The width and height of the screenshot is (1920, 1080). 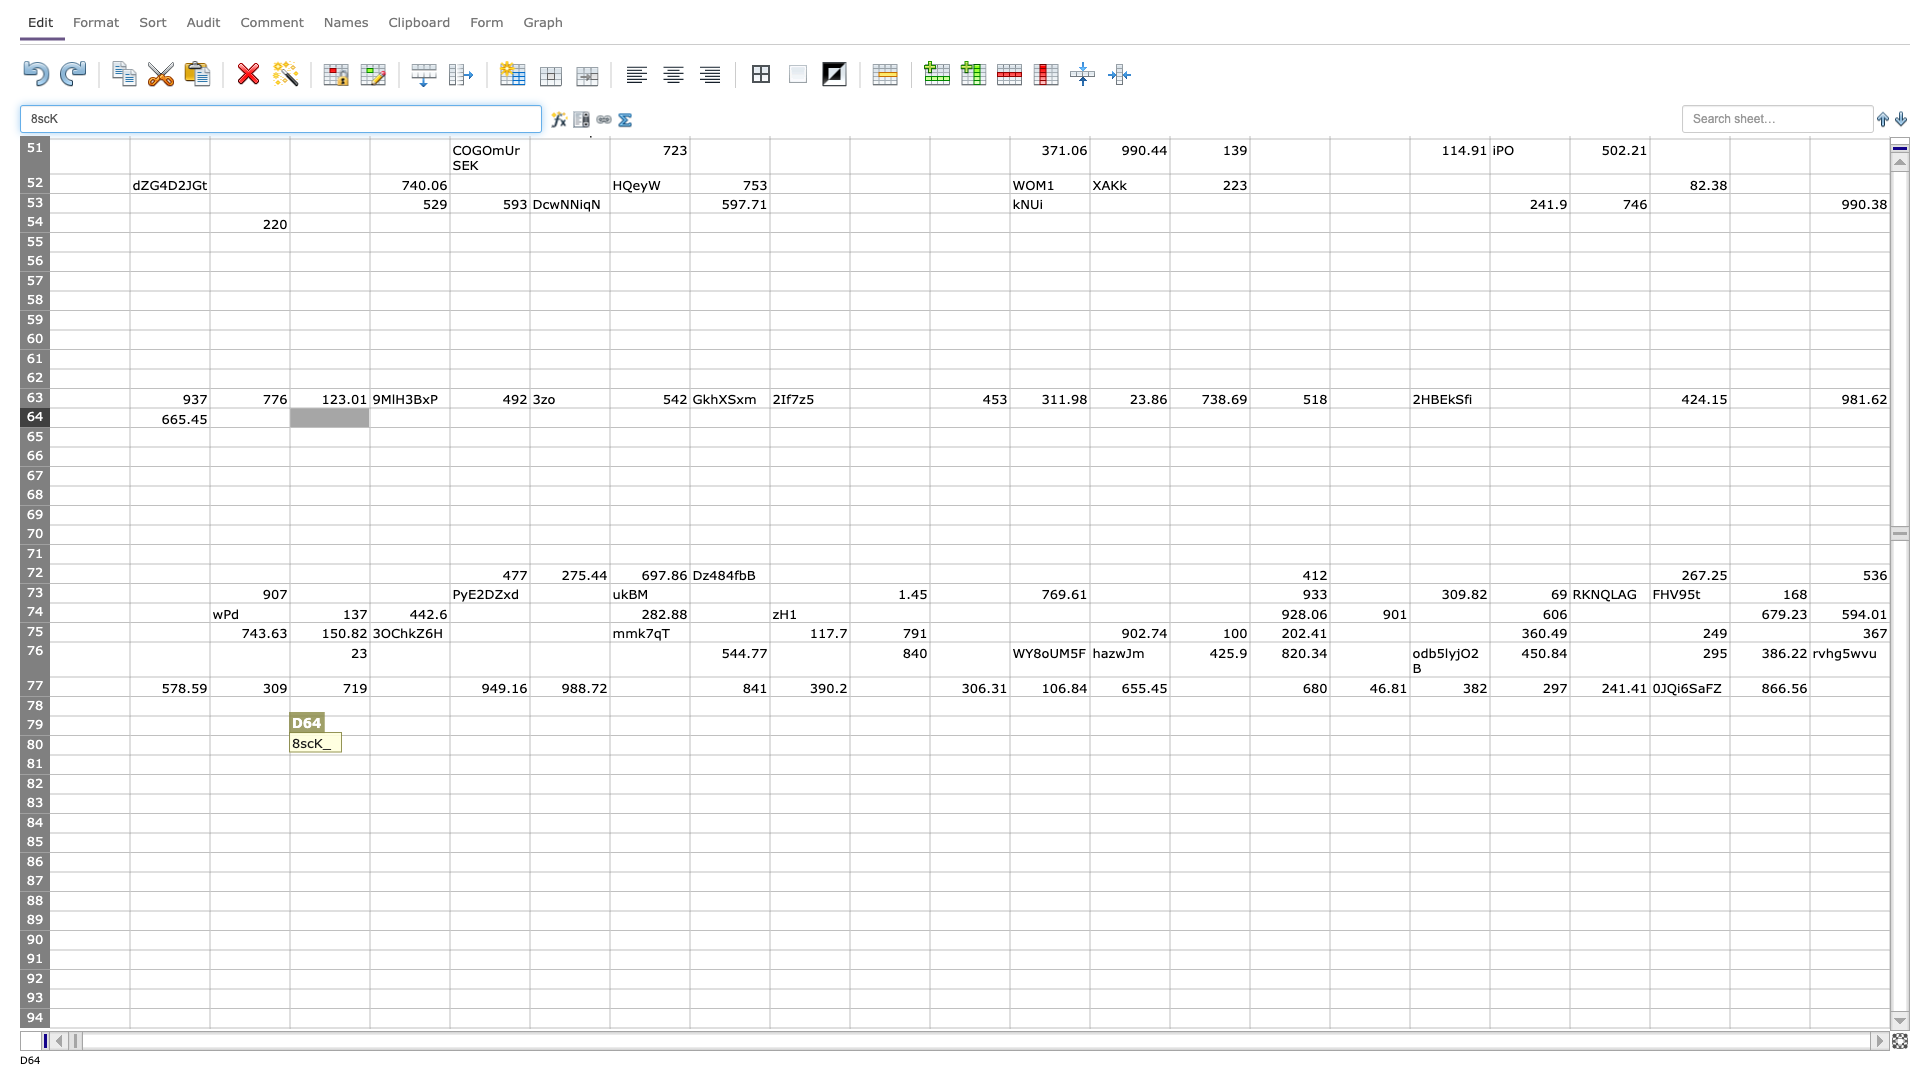 What do you see at coordinates (369, 735) in the screenshot?
I see `top left corner of E80` at bounding box center [369, 735].